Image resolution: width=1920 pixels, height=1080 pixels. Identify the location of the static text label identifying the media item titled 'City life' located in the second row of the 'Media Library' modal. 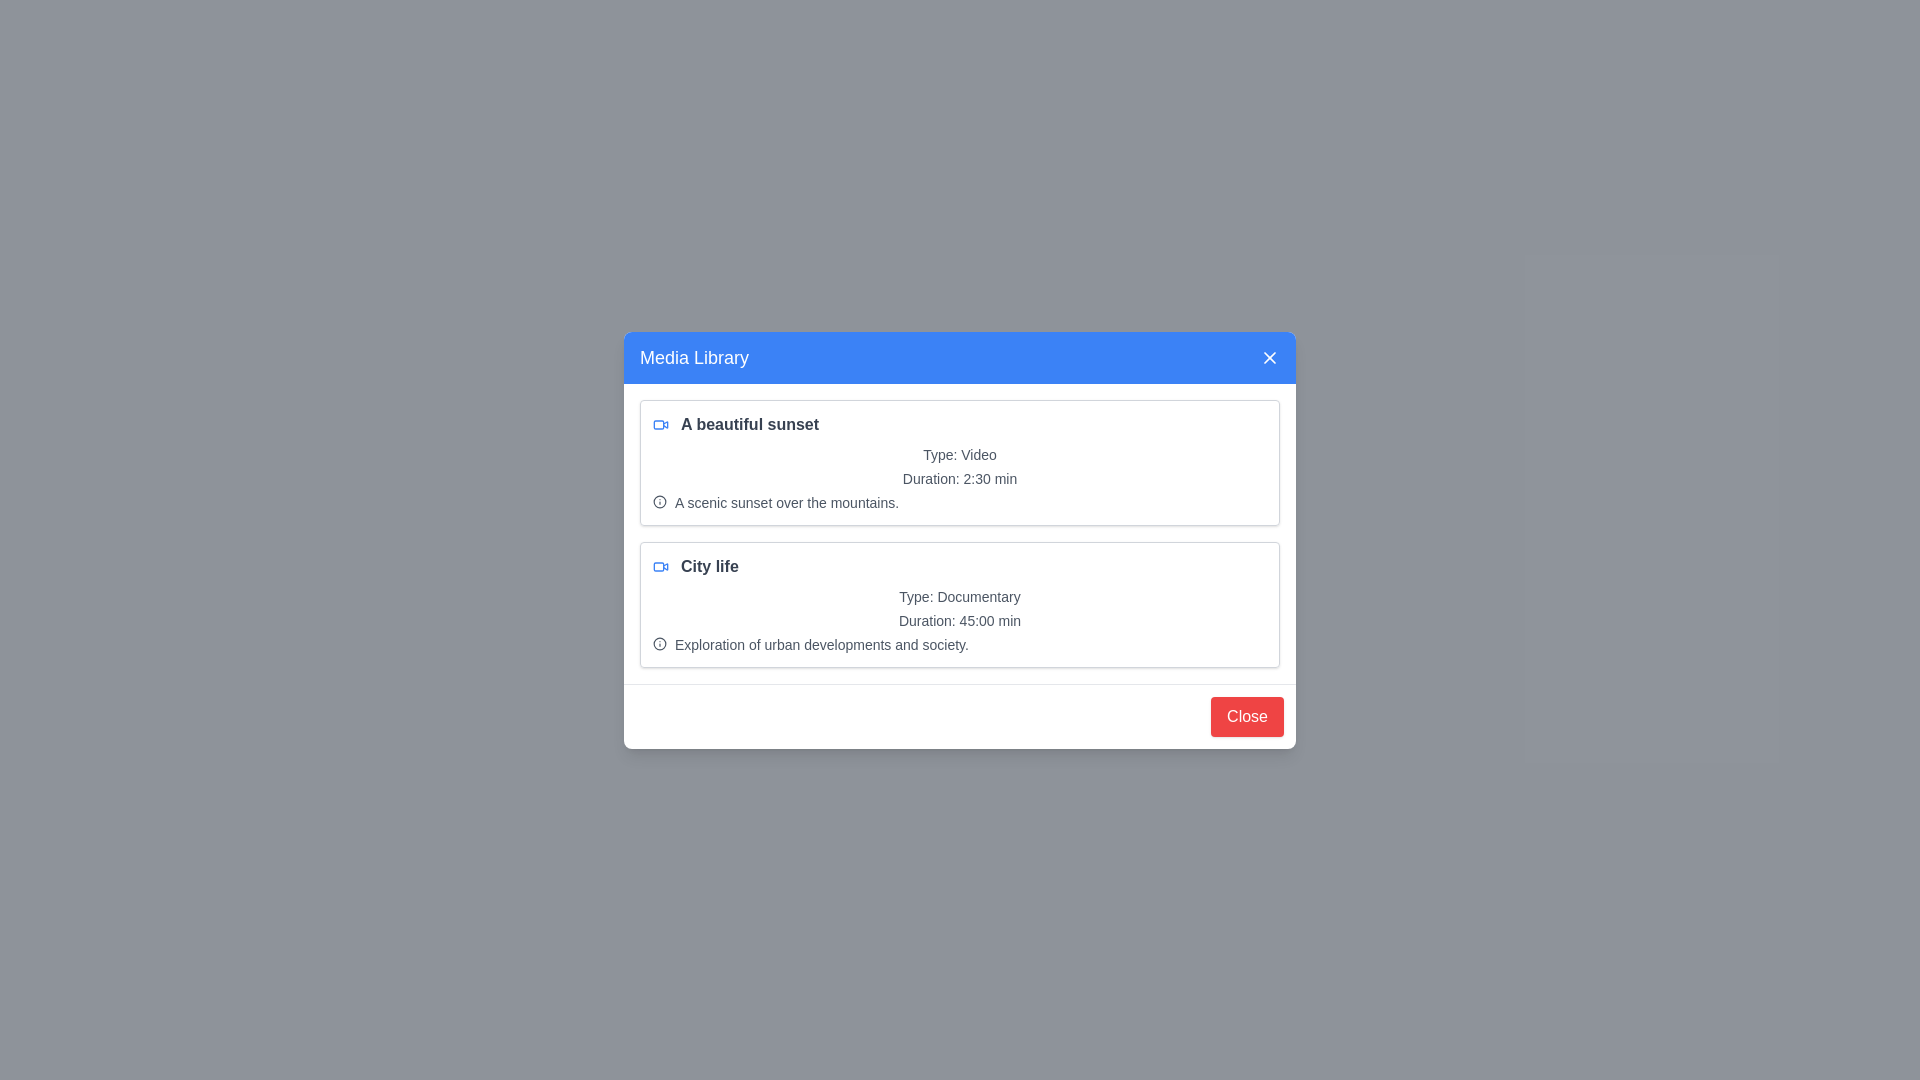
(709, 566).